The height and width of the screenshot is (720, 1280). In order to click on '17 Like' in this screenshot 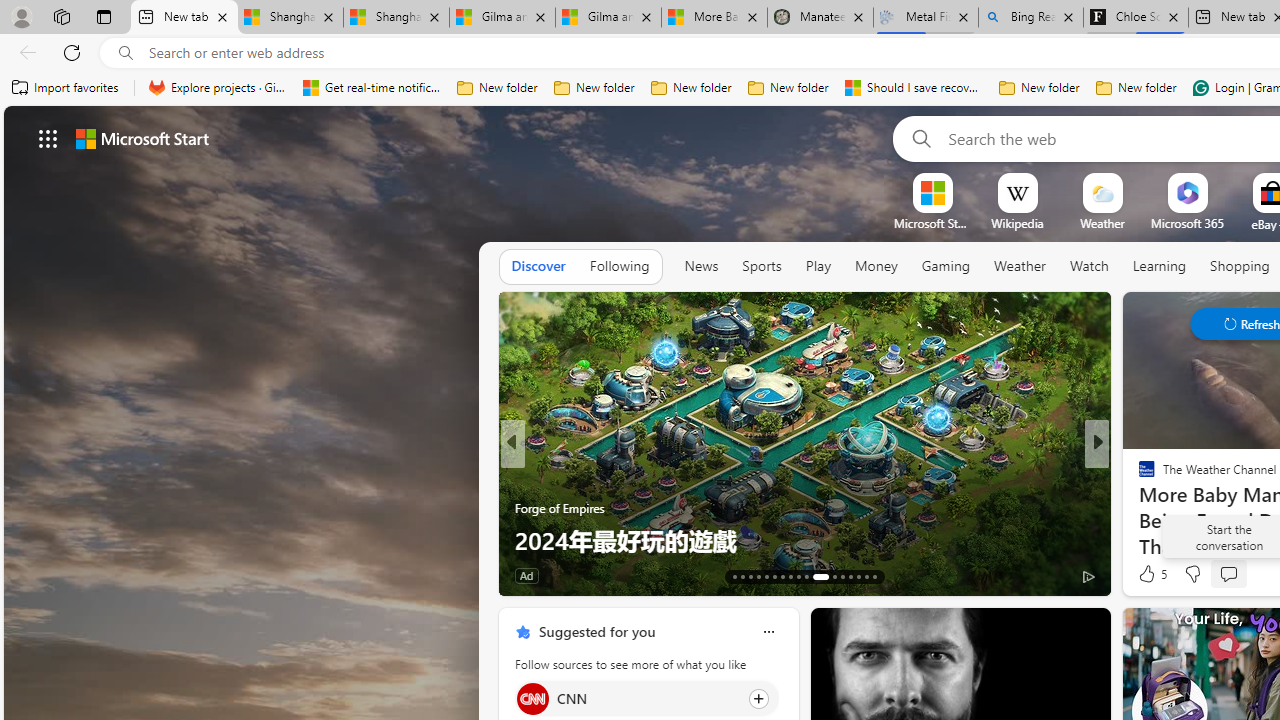, I will do `click(1149, 575)`.